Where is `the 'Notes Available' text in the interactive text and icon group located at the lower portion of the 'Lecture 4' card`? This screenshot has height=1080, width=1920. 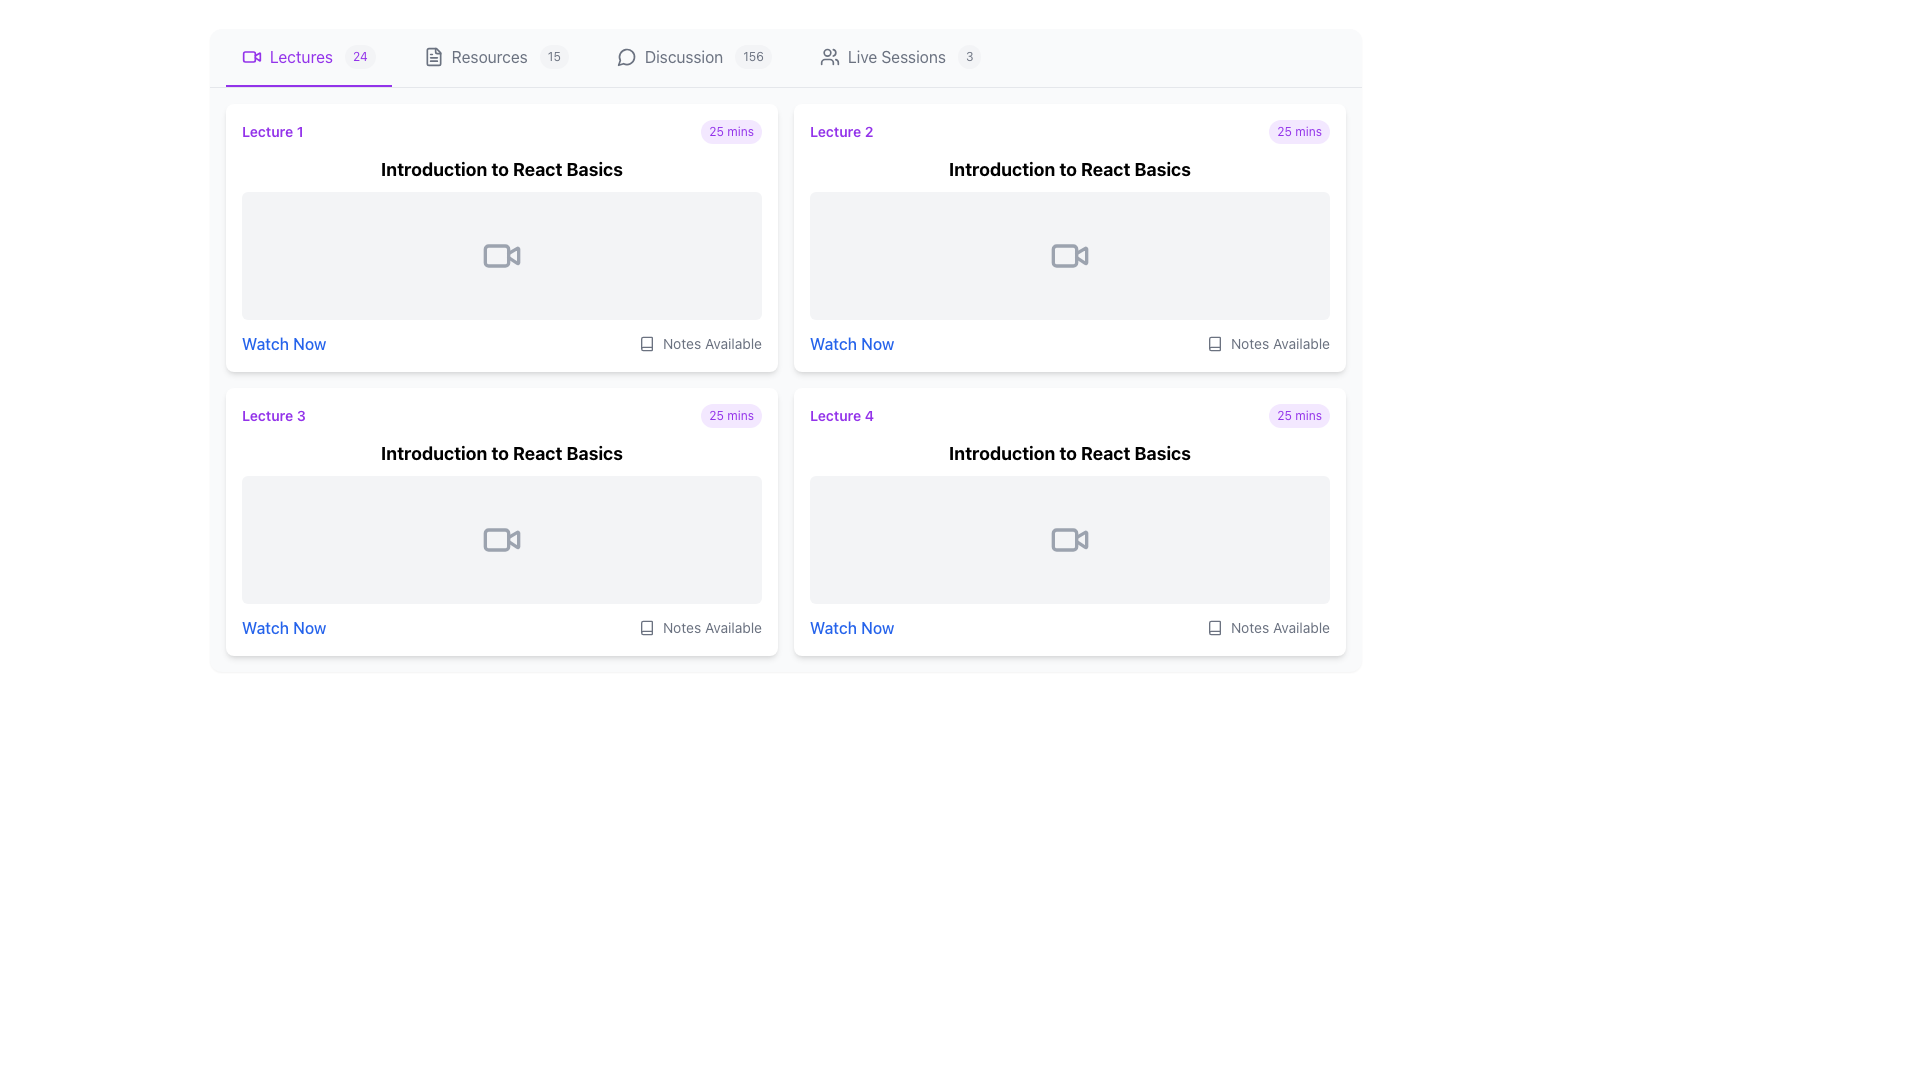
the 'Notes Available' text in the interactive text and icon group located at the lower portion of the 'Lecture 4' card is located at coordinates (1069, 627).